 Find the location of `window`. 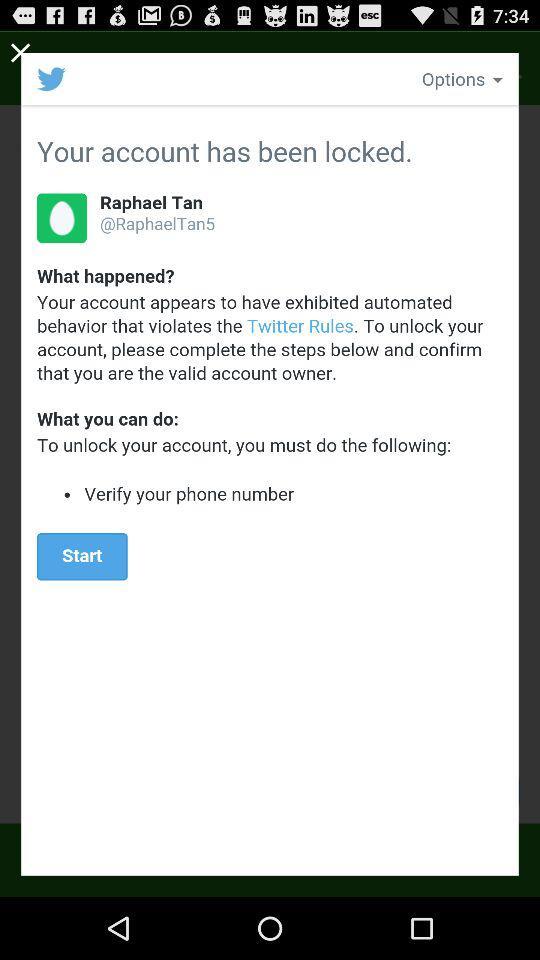

window is located at coordinates (20, 51).